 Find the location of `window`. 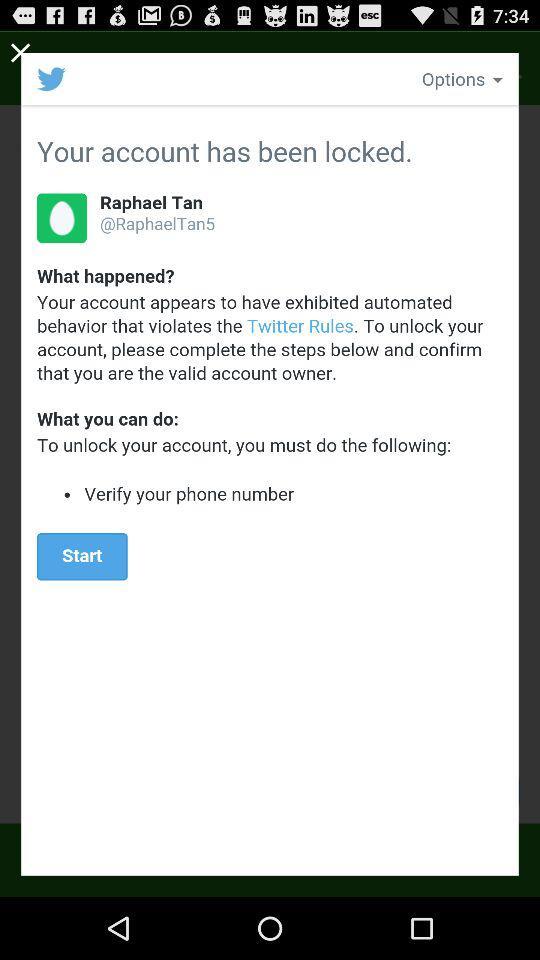

window is located at coordinates (20, 51).